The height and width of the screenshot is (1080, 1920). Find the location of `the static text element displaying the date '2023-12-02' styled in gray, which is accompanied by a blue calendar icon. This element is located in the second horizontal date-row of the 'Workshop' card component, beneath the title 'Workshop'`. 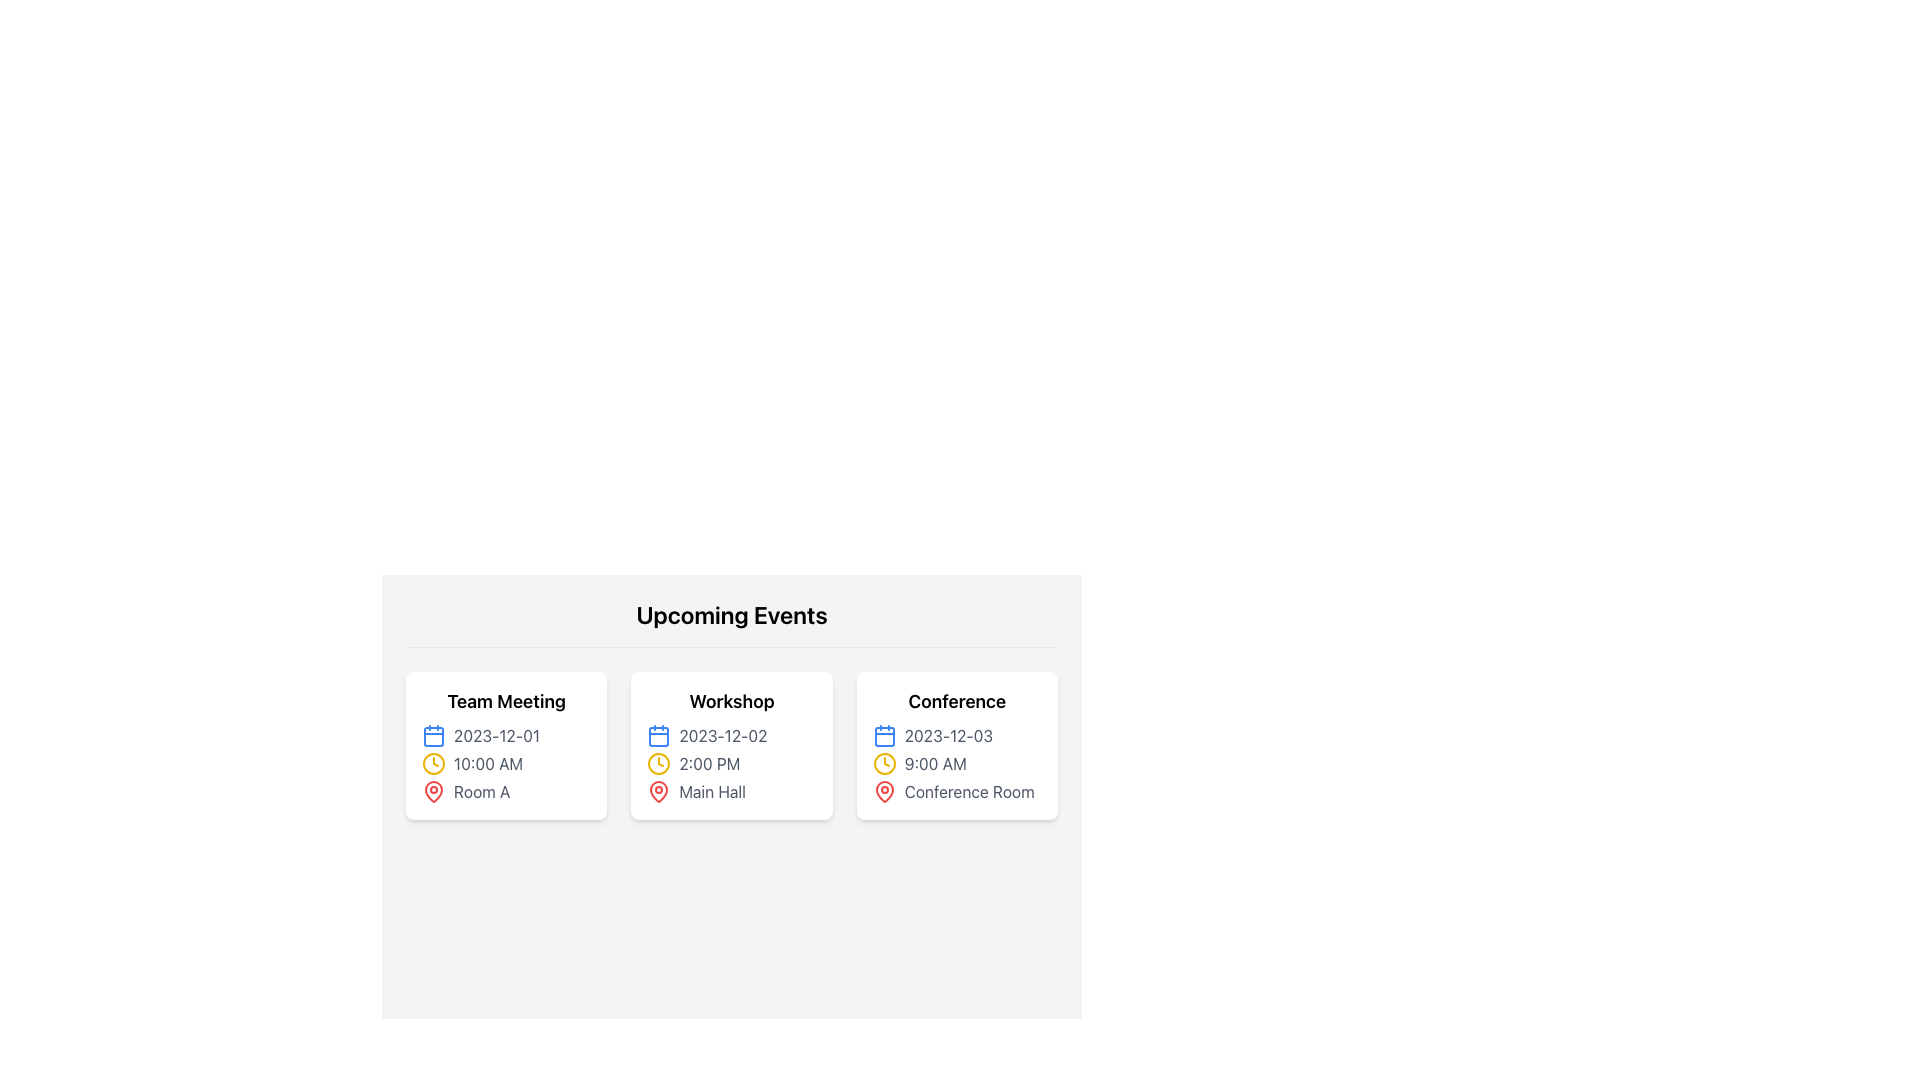

the static text element displaying the date '2023-12-02' styled in gray, which is accompanied by a blue calendar icon. This element is located in the second horizontal date-row of the 'Workshop' card component, beneath the title 'Workshop' is located at coordinates (730, 736).